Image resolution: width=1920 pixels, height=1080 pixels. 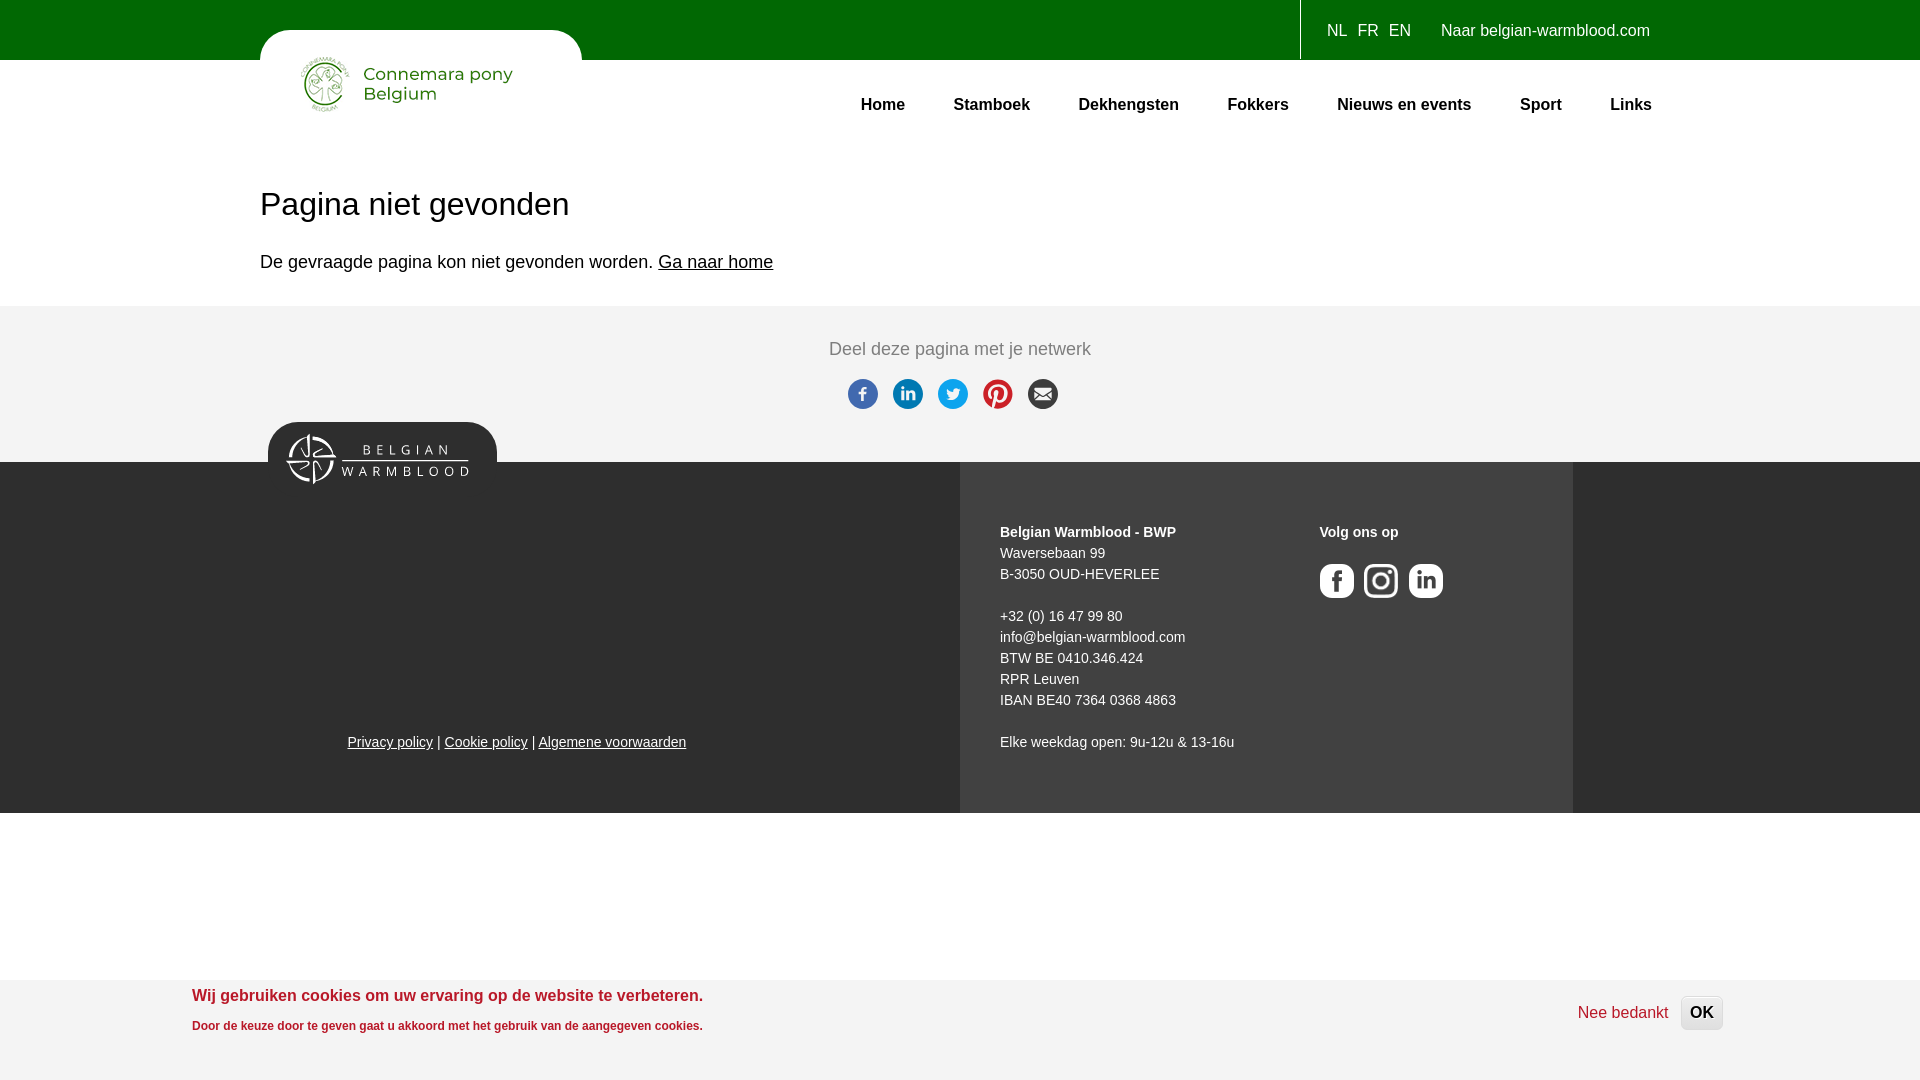 What do you see at coordinates (952, 403) in the screenshot?
I see `'Twitter'` at bounding box center [952, 403].